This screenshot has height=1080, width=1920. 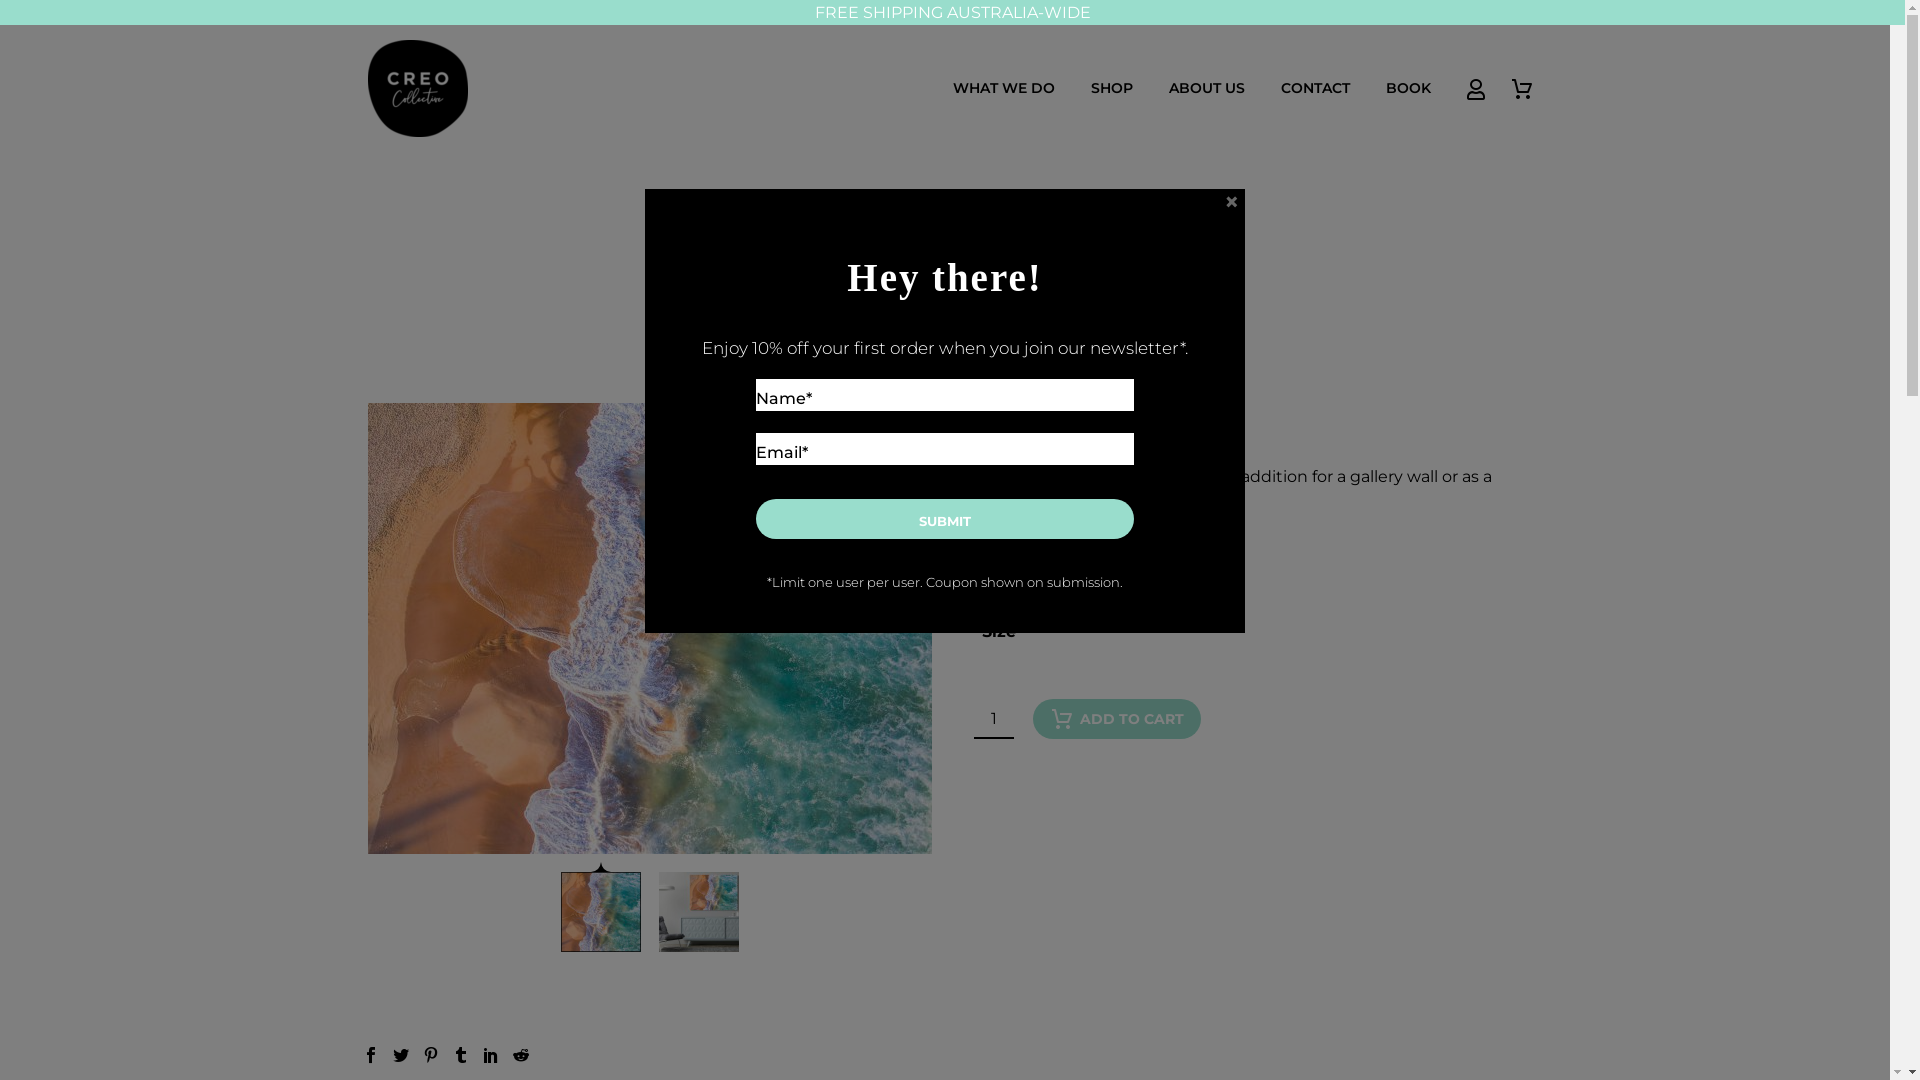 I want to click on 'CONTACT', so click(x=1315, y=87).